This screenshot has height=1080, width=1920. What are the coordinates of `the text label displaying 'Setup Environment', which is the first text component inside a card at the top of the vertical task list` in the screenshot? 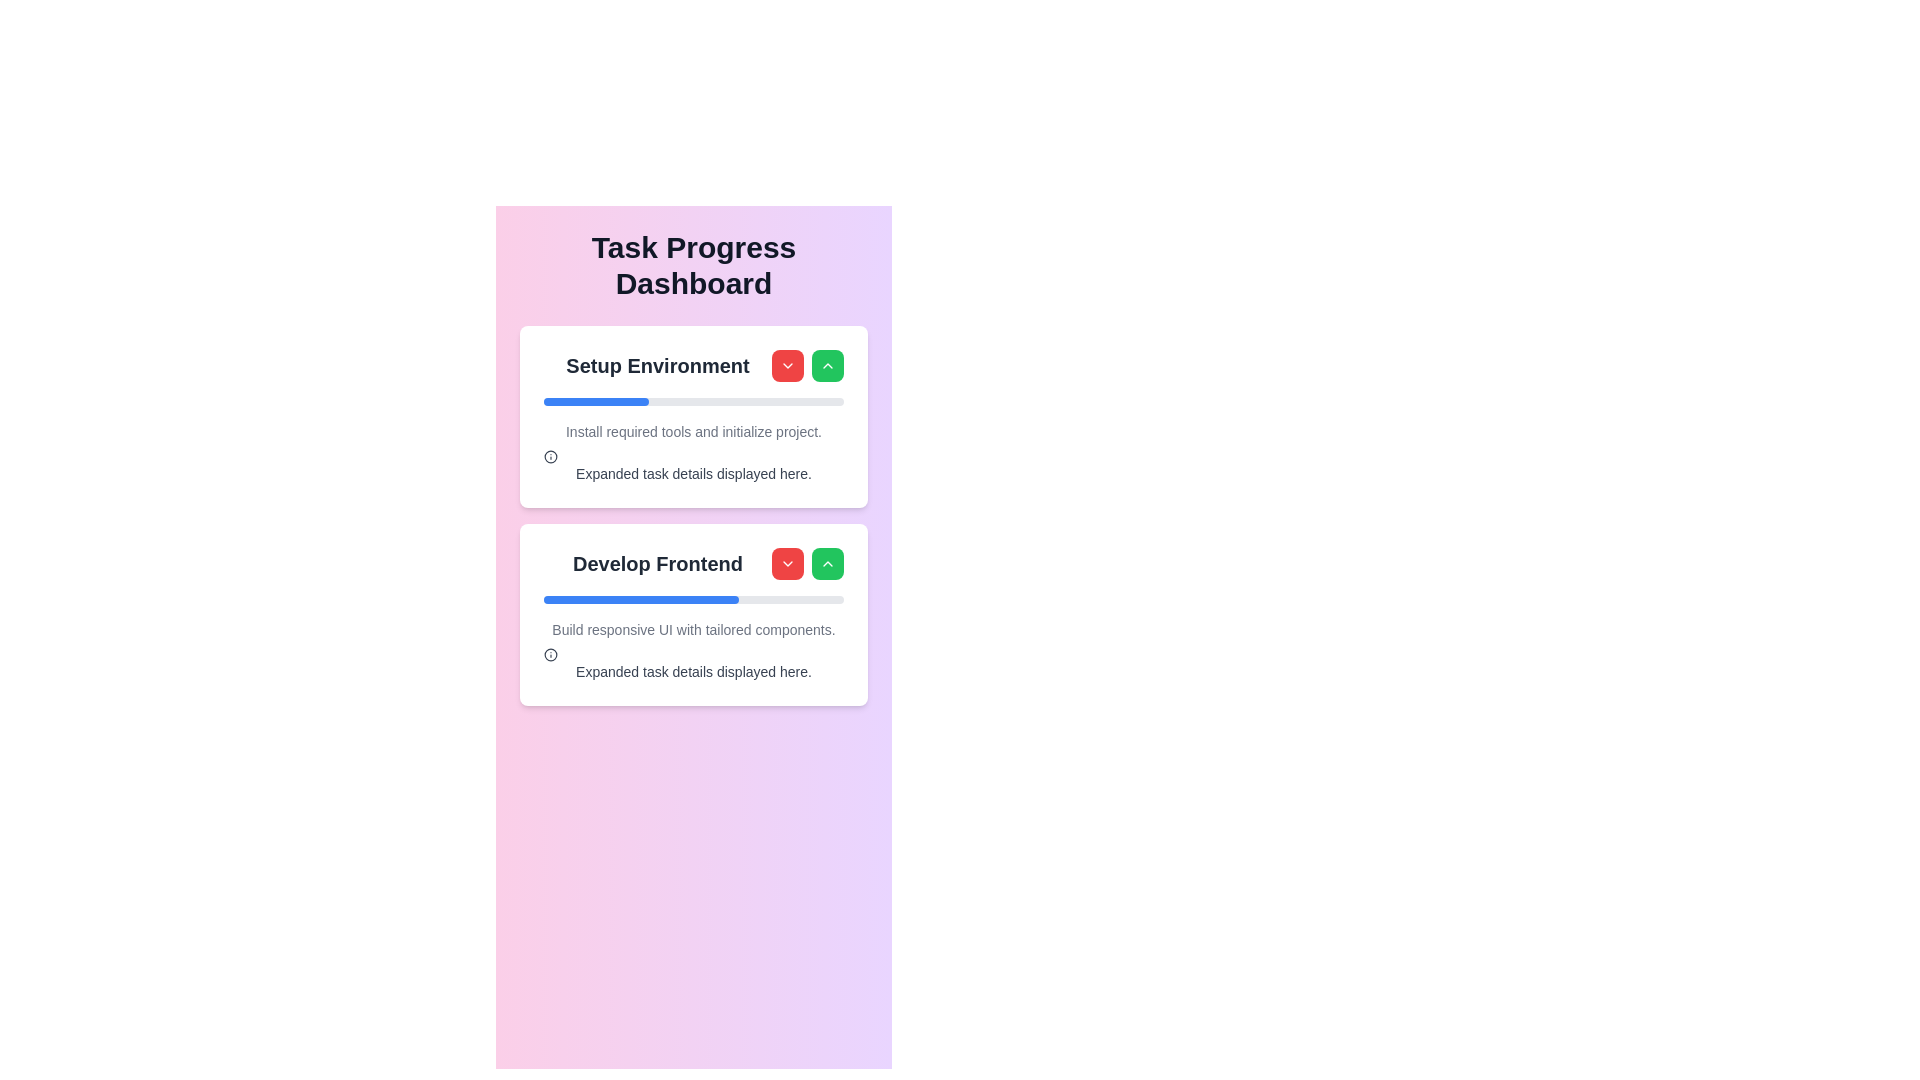 It's located at (657, 366).